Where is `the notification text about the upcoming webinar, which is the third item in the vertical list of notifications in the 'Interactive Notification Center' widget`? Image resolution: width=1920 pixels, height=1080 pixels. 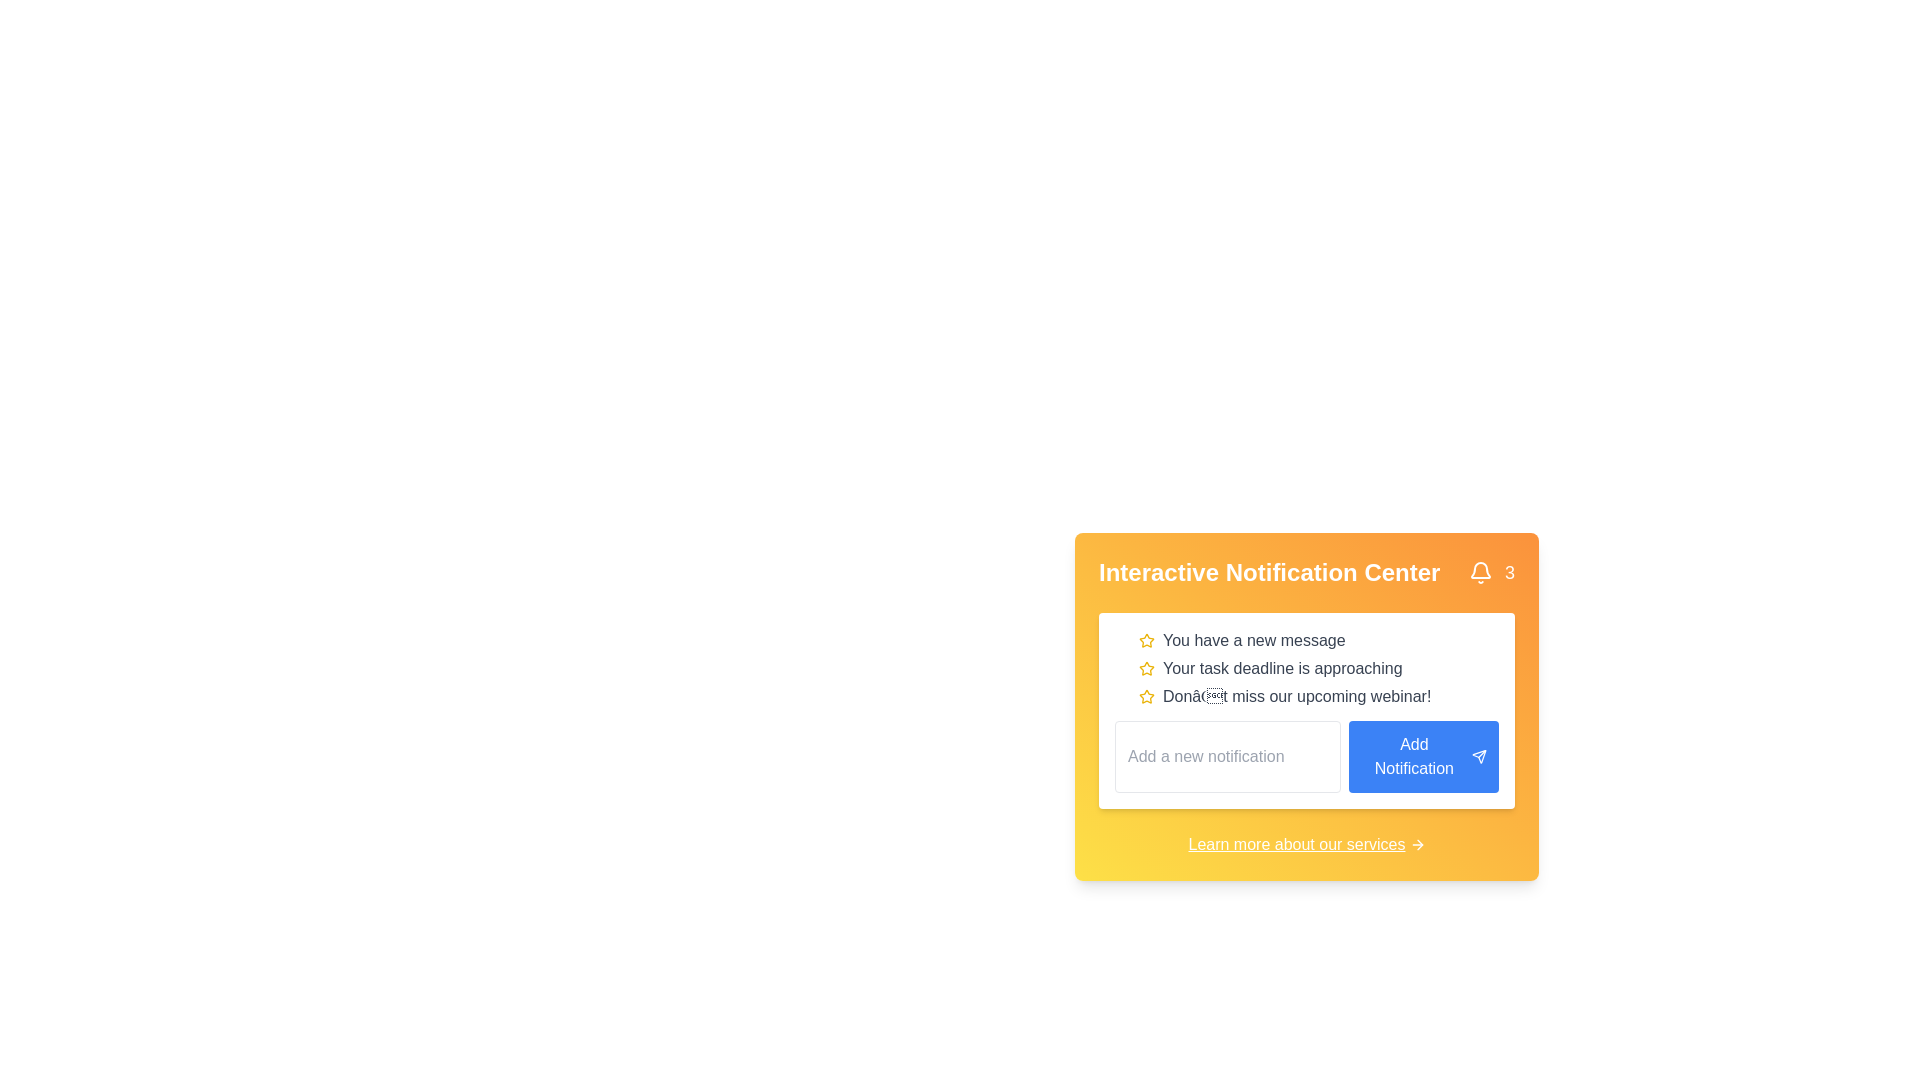
the notification text about the upcoming webinar, which is the third item in the vertical list of notifications in the 'Interactive Notification Center' widget is located at coordinates (1319, 696).